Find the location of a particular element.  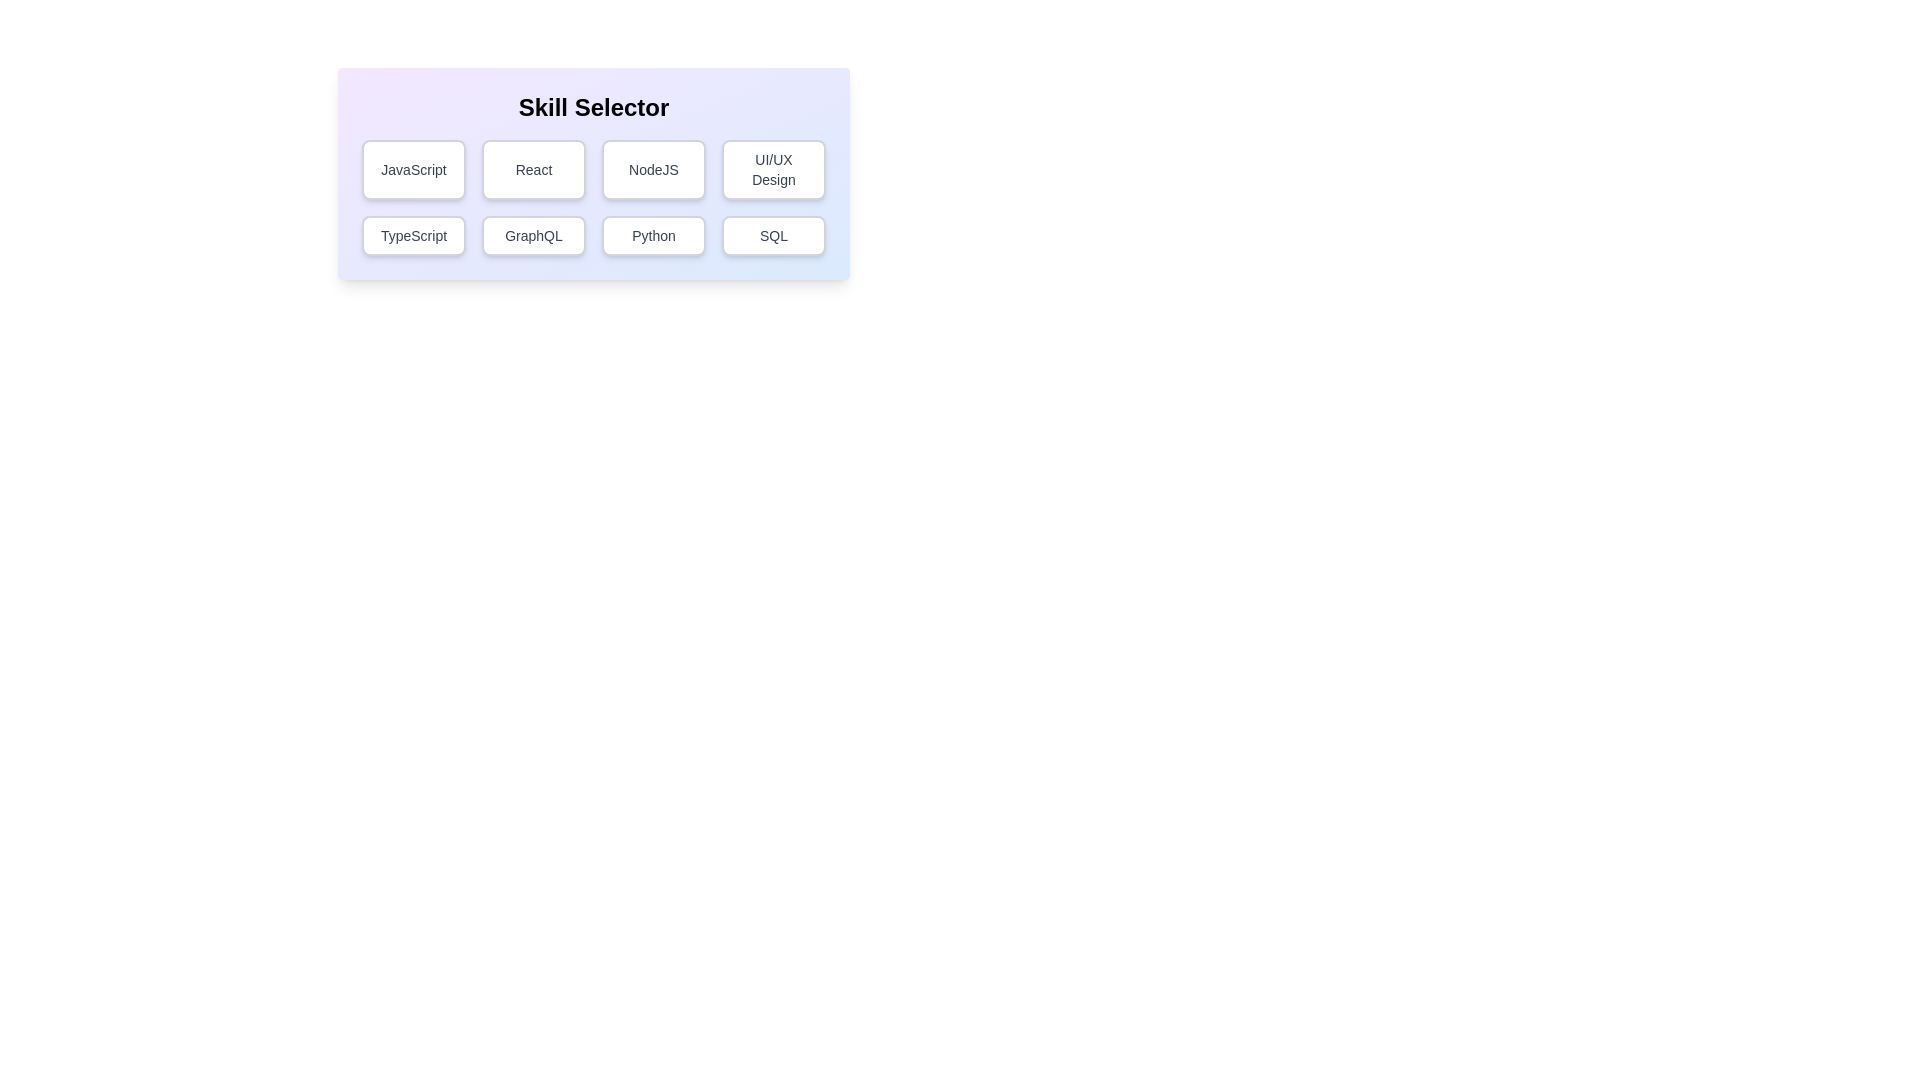

the skill button labeled React to observe hover effects is located at coordinates (533, 168).